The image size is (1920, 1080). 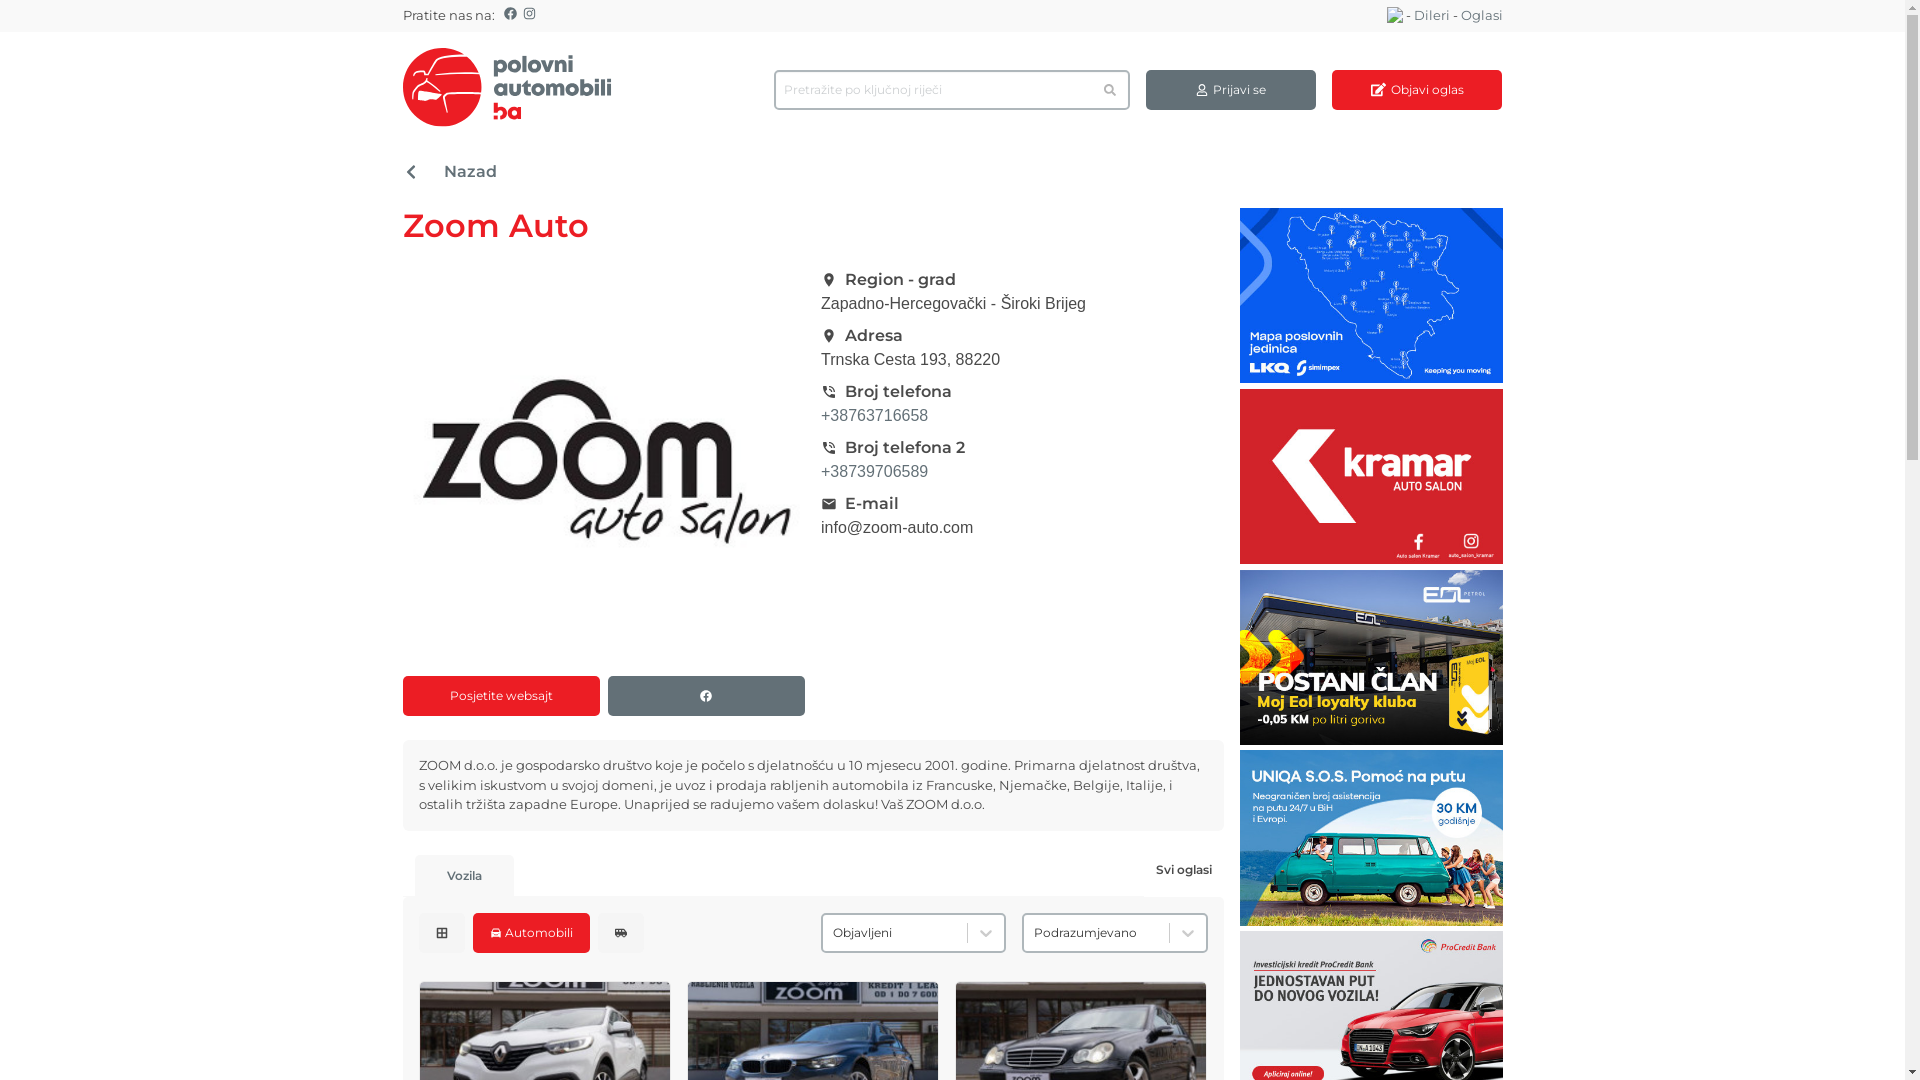 What do you see at coordinates (1229, 88) in the screenshot?
I see `'Prijavi se'` at bounding box center [1229, 88].